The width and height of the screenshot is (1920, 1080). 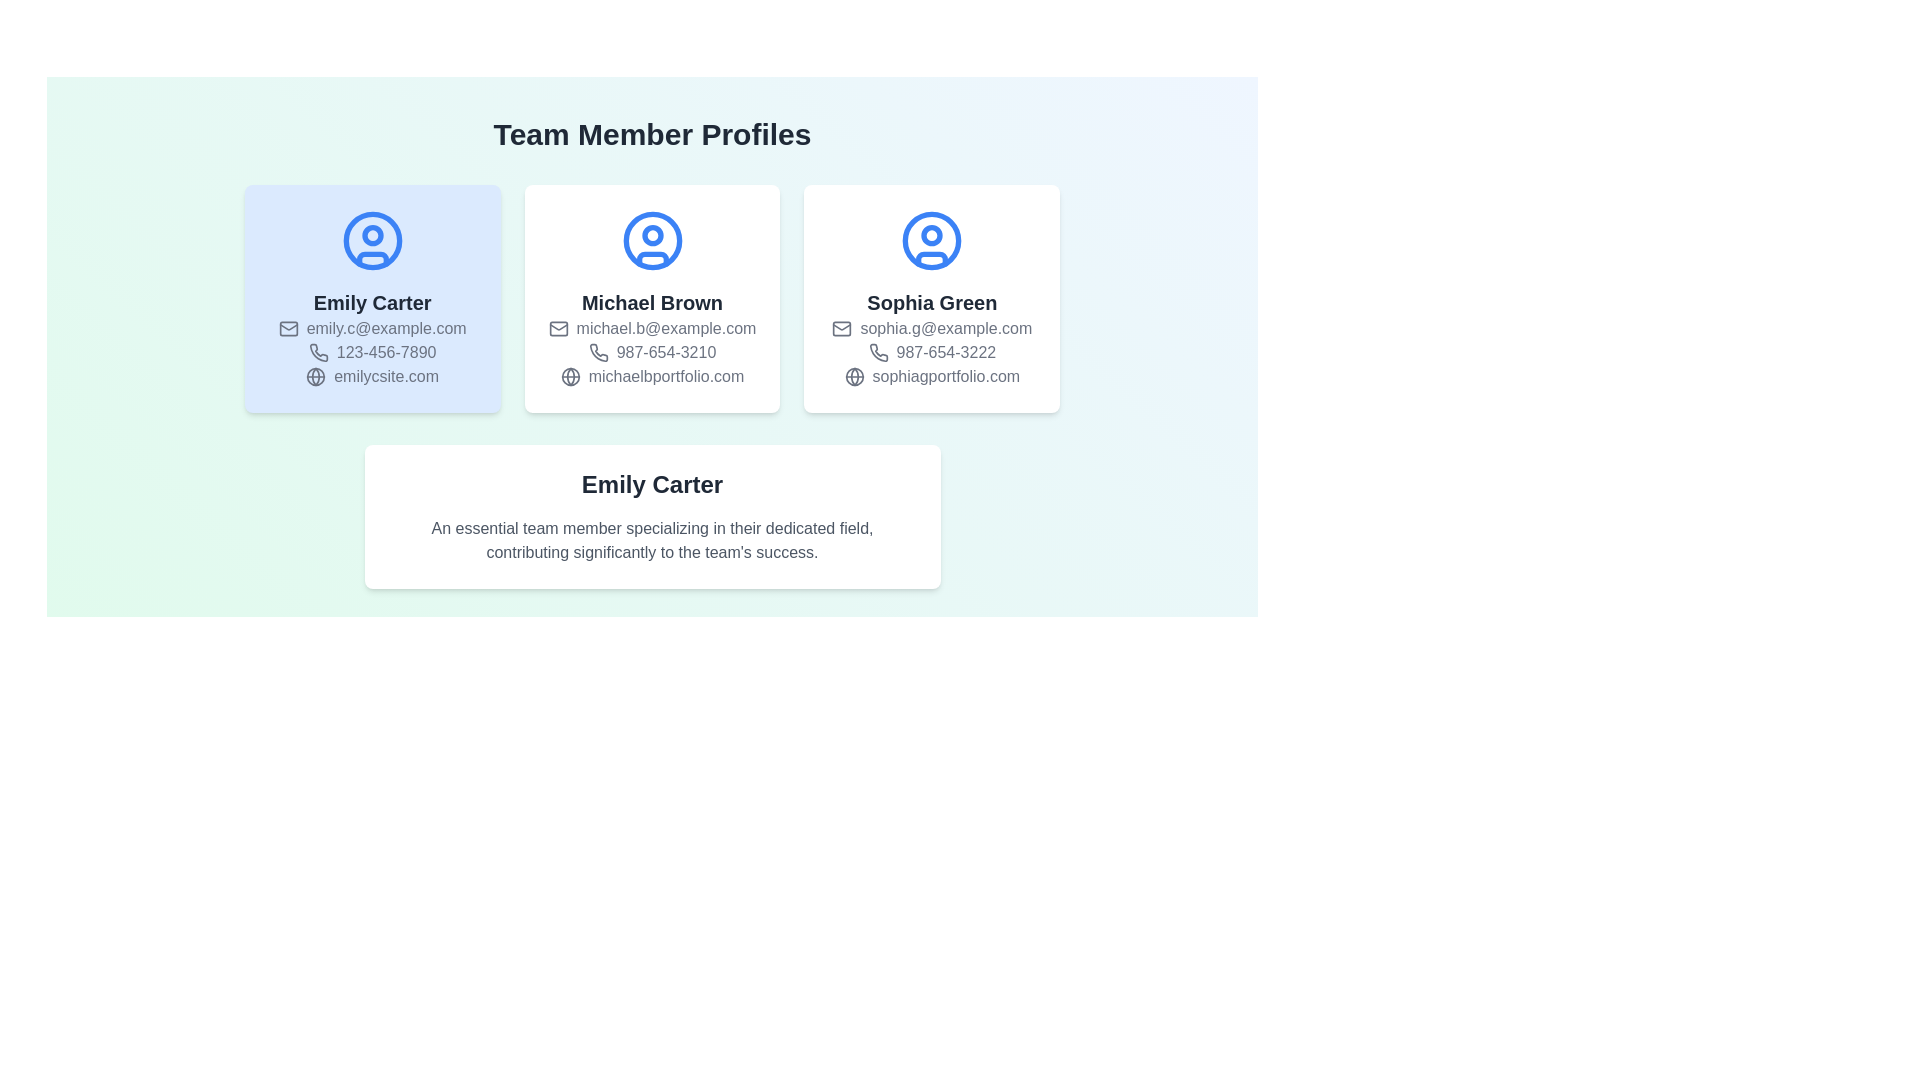 I want to click on the globe icon located next to 'michaelbportfolio.com' in the profile card of Michael Brown to follow the associated link, so click(x=569, y=377).